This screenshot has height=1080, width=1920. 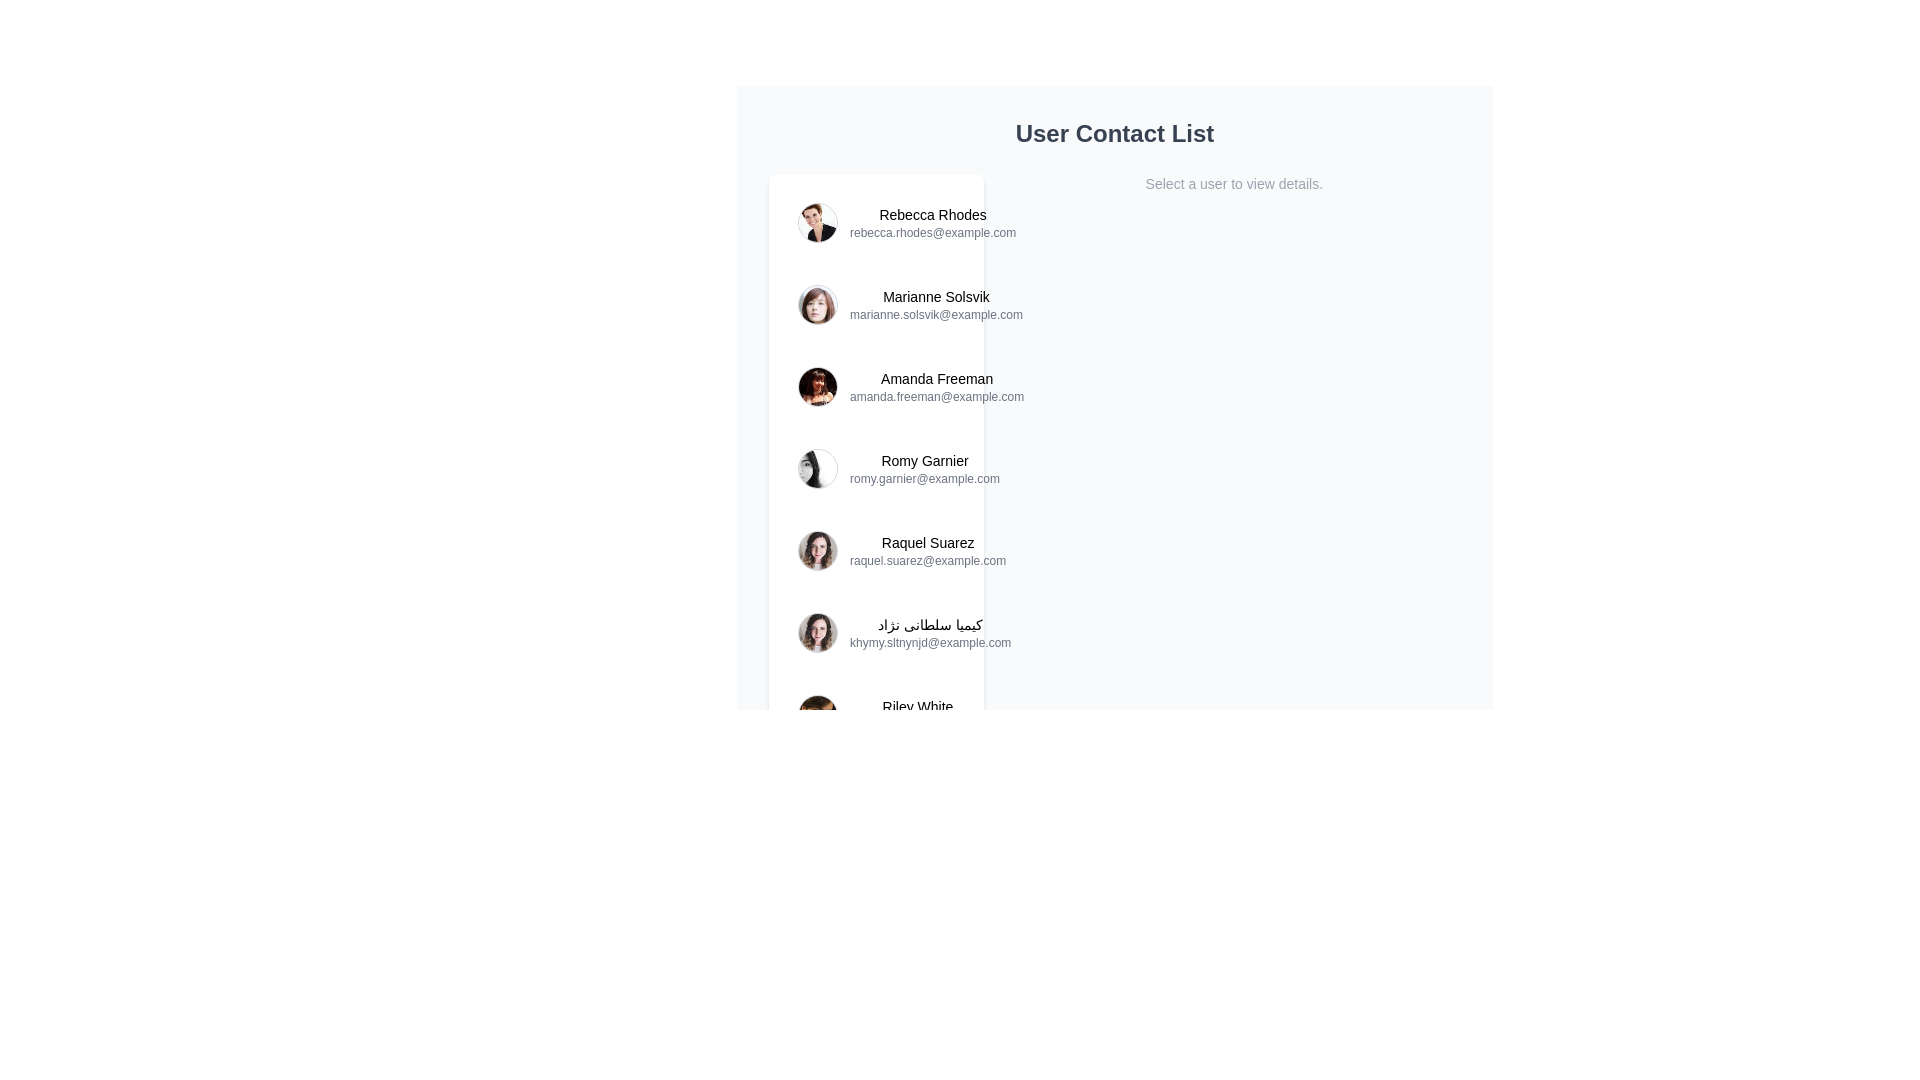 What do you see at coordinates (924, 478) in the screenshot?
I see `text value of the static email address label located beneath the user's name 'Romy Garnier' in the contact interface` at bounding box center [924, 478].